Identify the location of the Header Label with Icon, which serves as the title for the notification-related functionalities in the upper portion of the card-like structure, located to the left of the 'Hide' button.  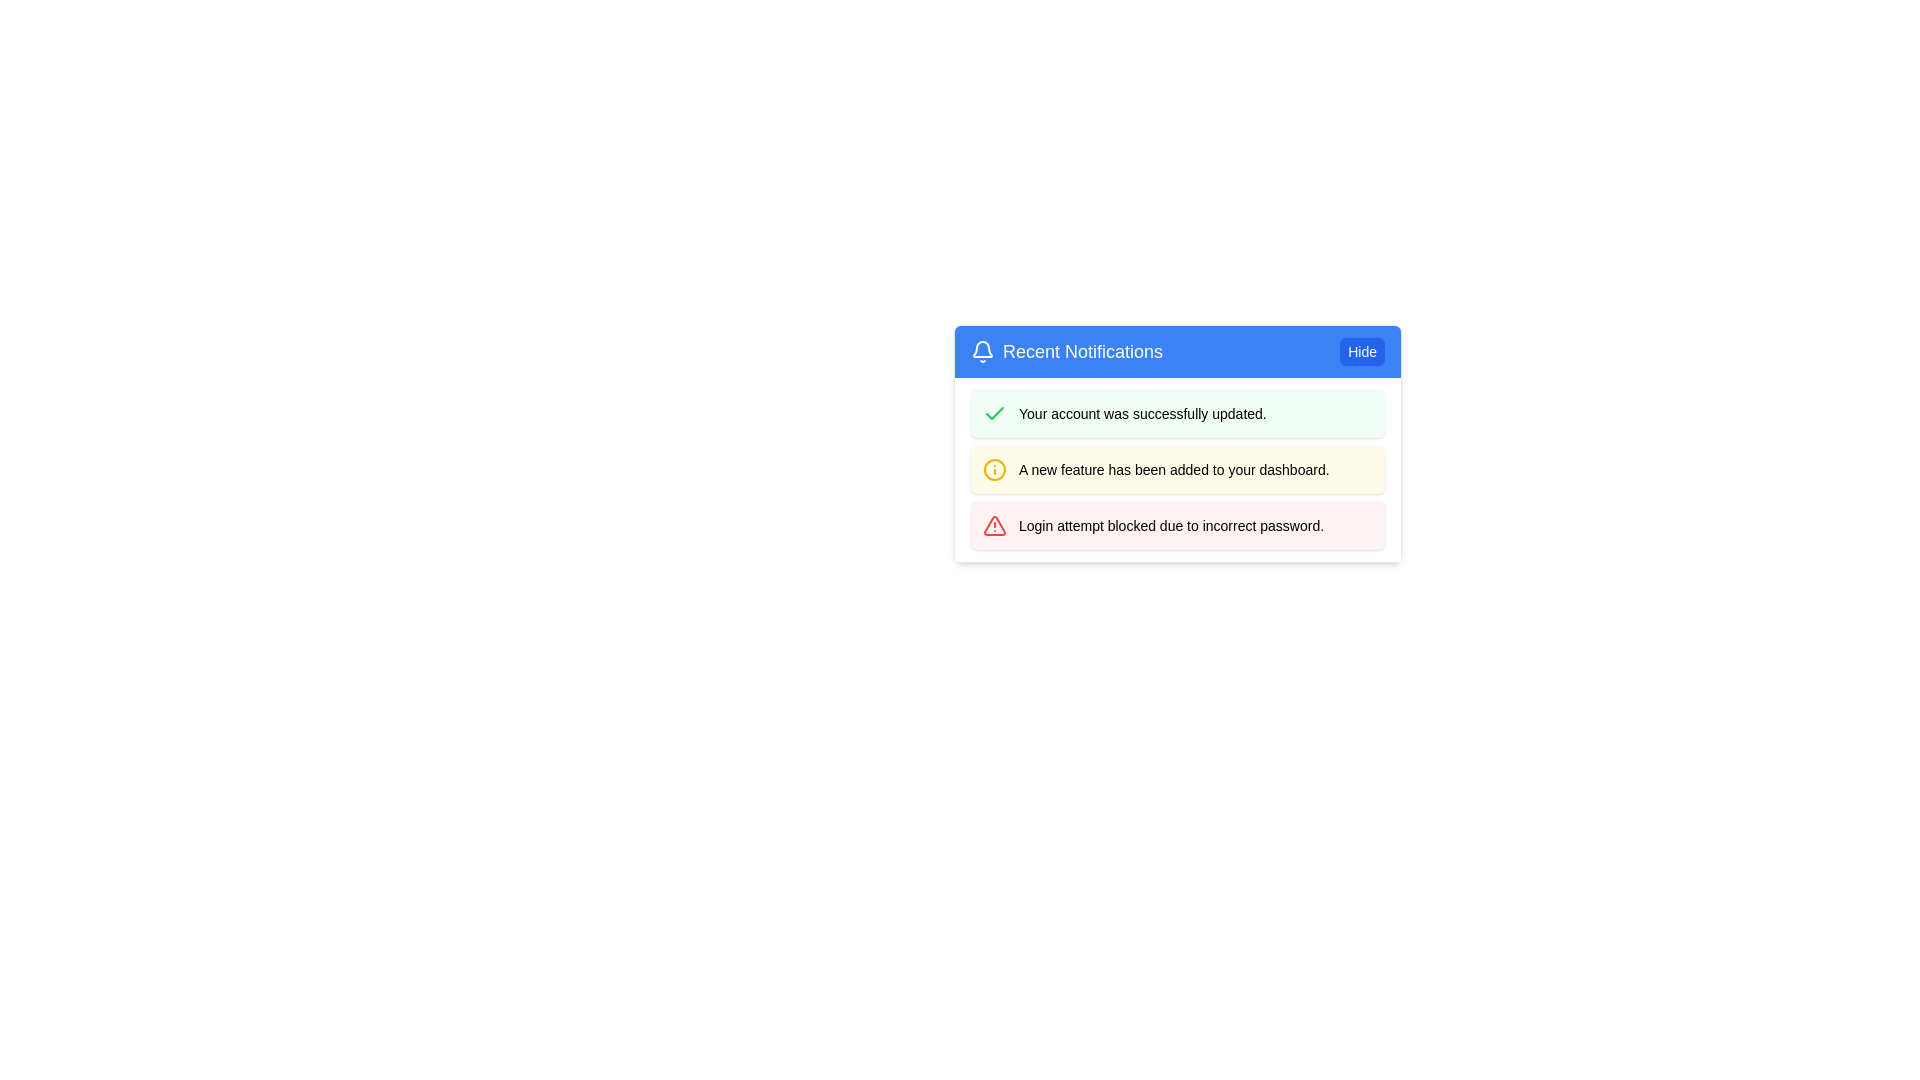
(1065, 350).